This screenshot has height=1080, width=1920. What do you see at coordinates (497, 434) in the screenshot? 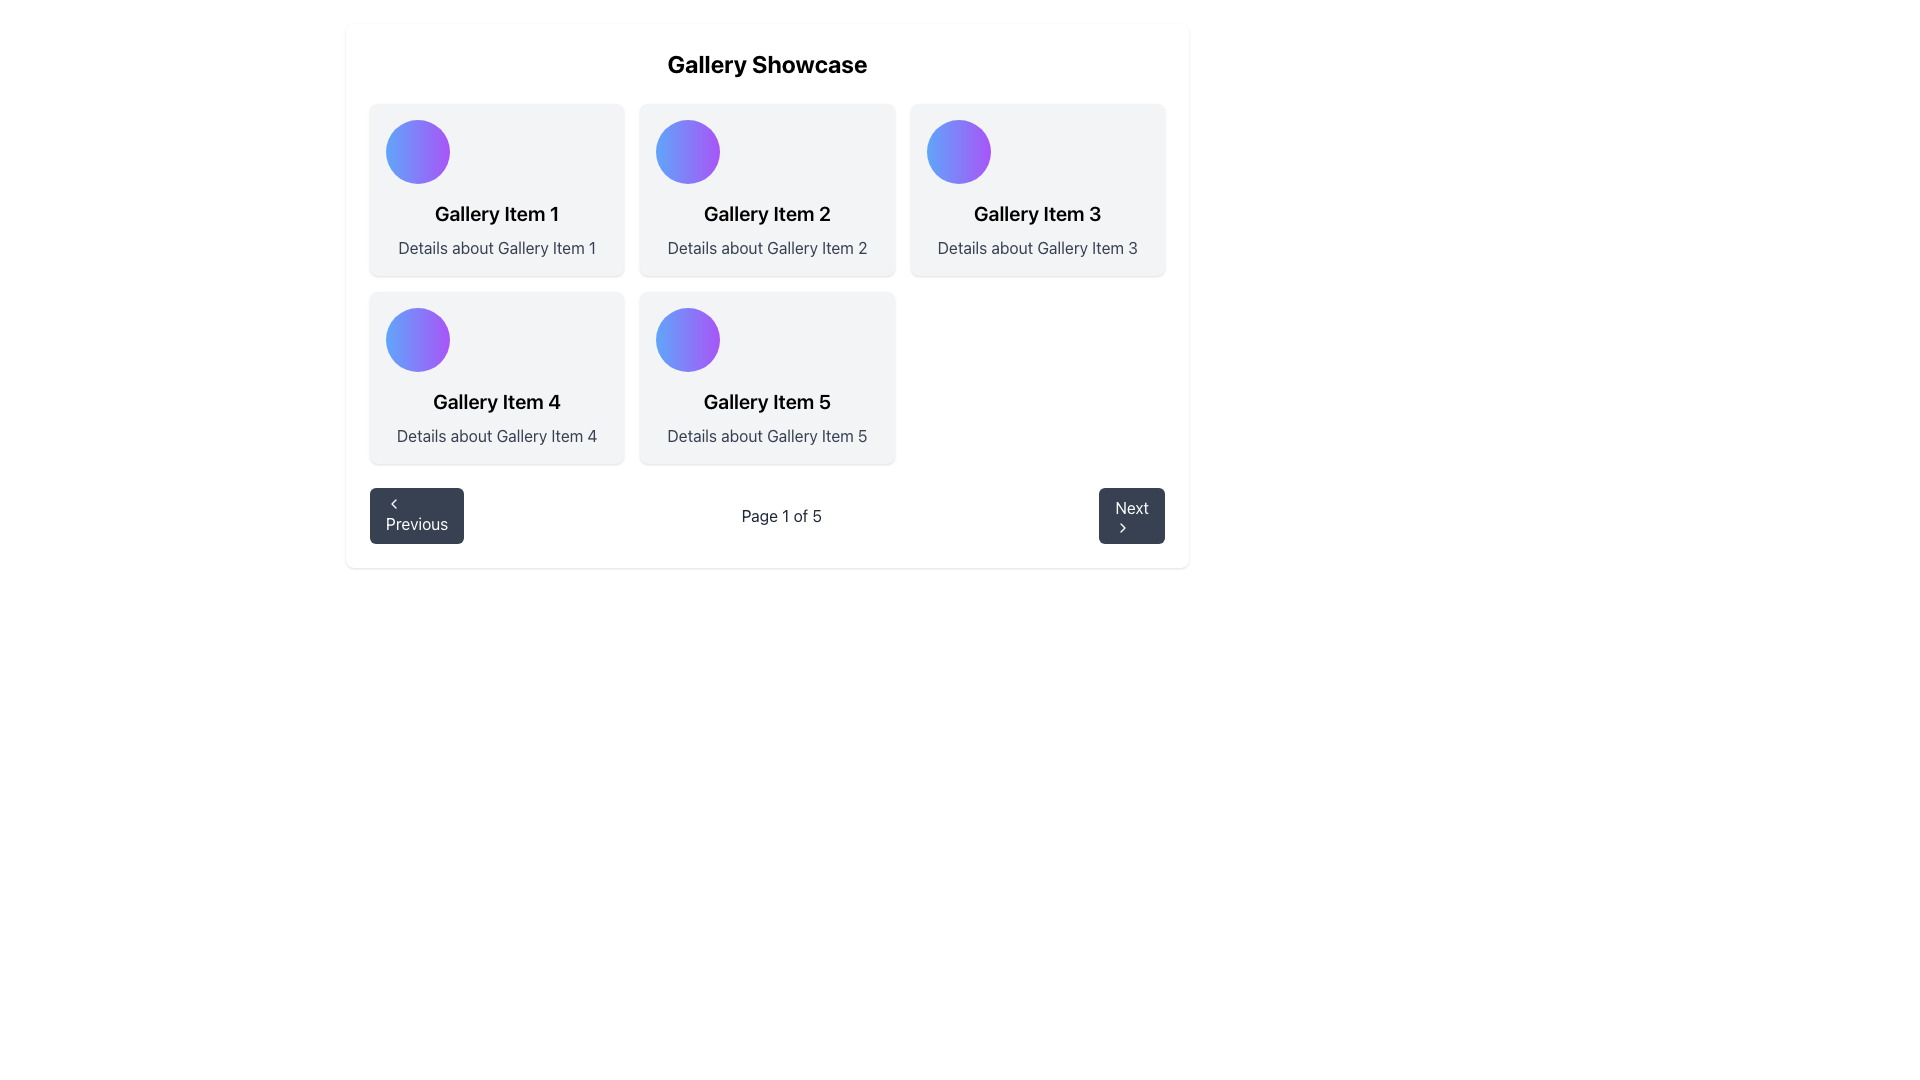
I see `the text label reading 'Details about Gallery Item 4'` at bounding box center [497, 434].